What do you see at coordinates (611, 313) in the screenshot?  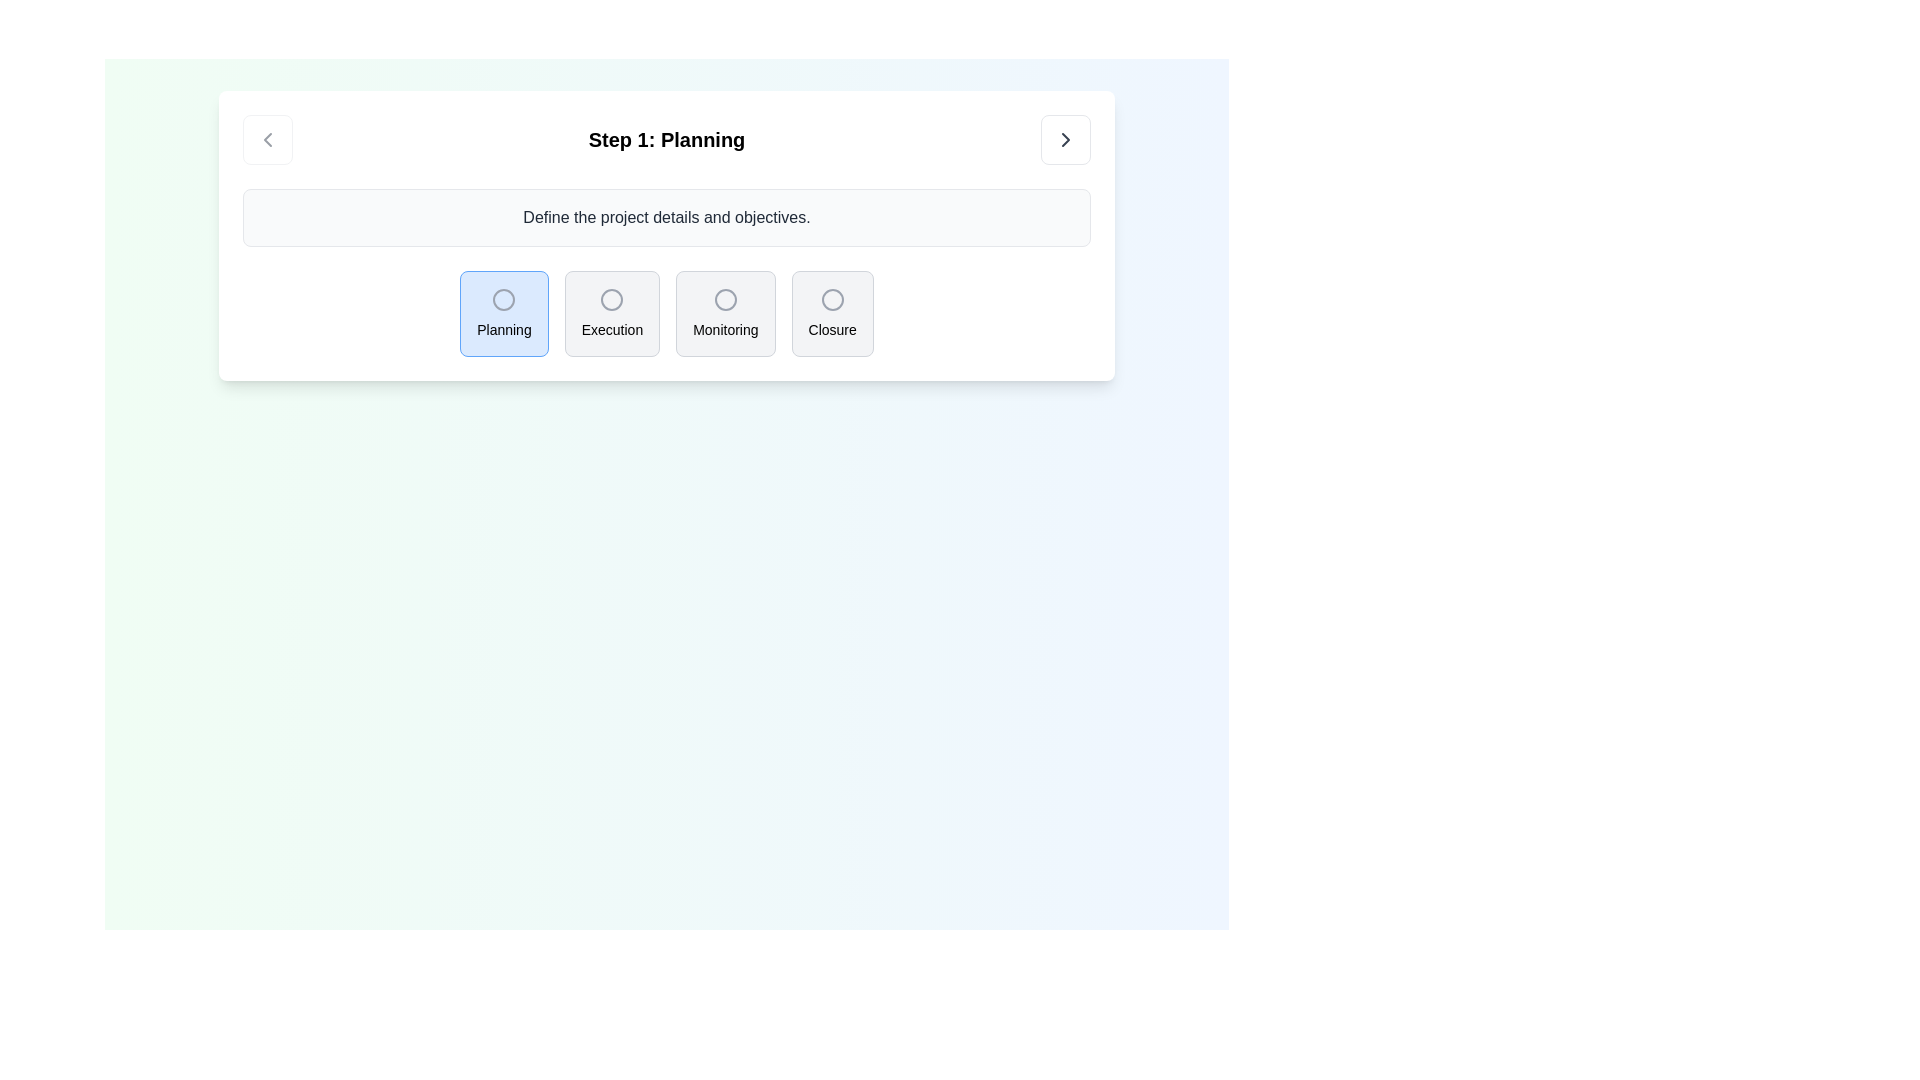 I see `the 'Execution' selectable card or step indicator element, which is the second item in a group of four components` at bounding box center [611, 313].